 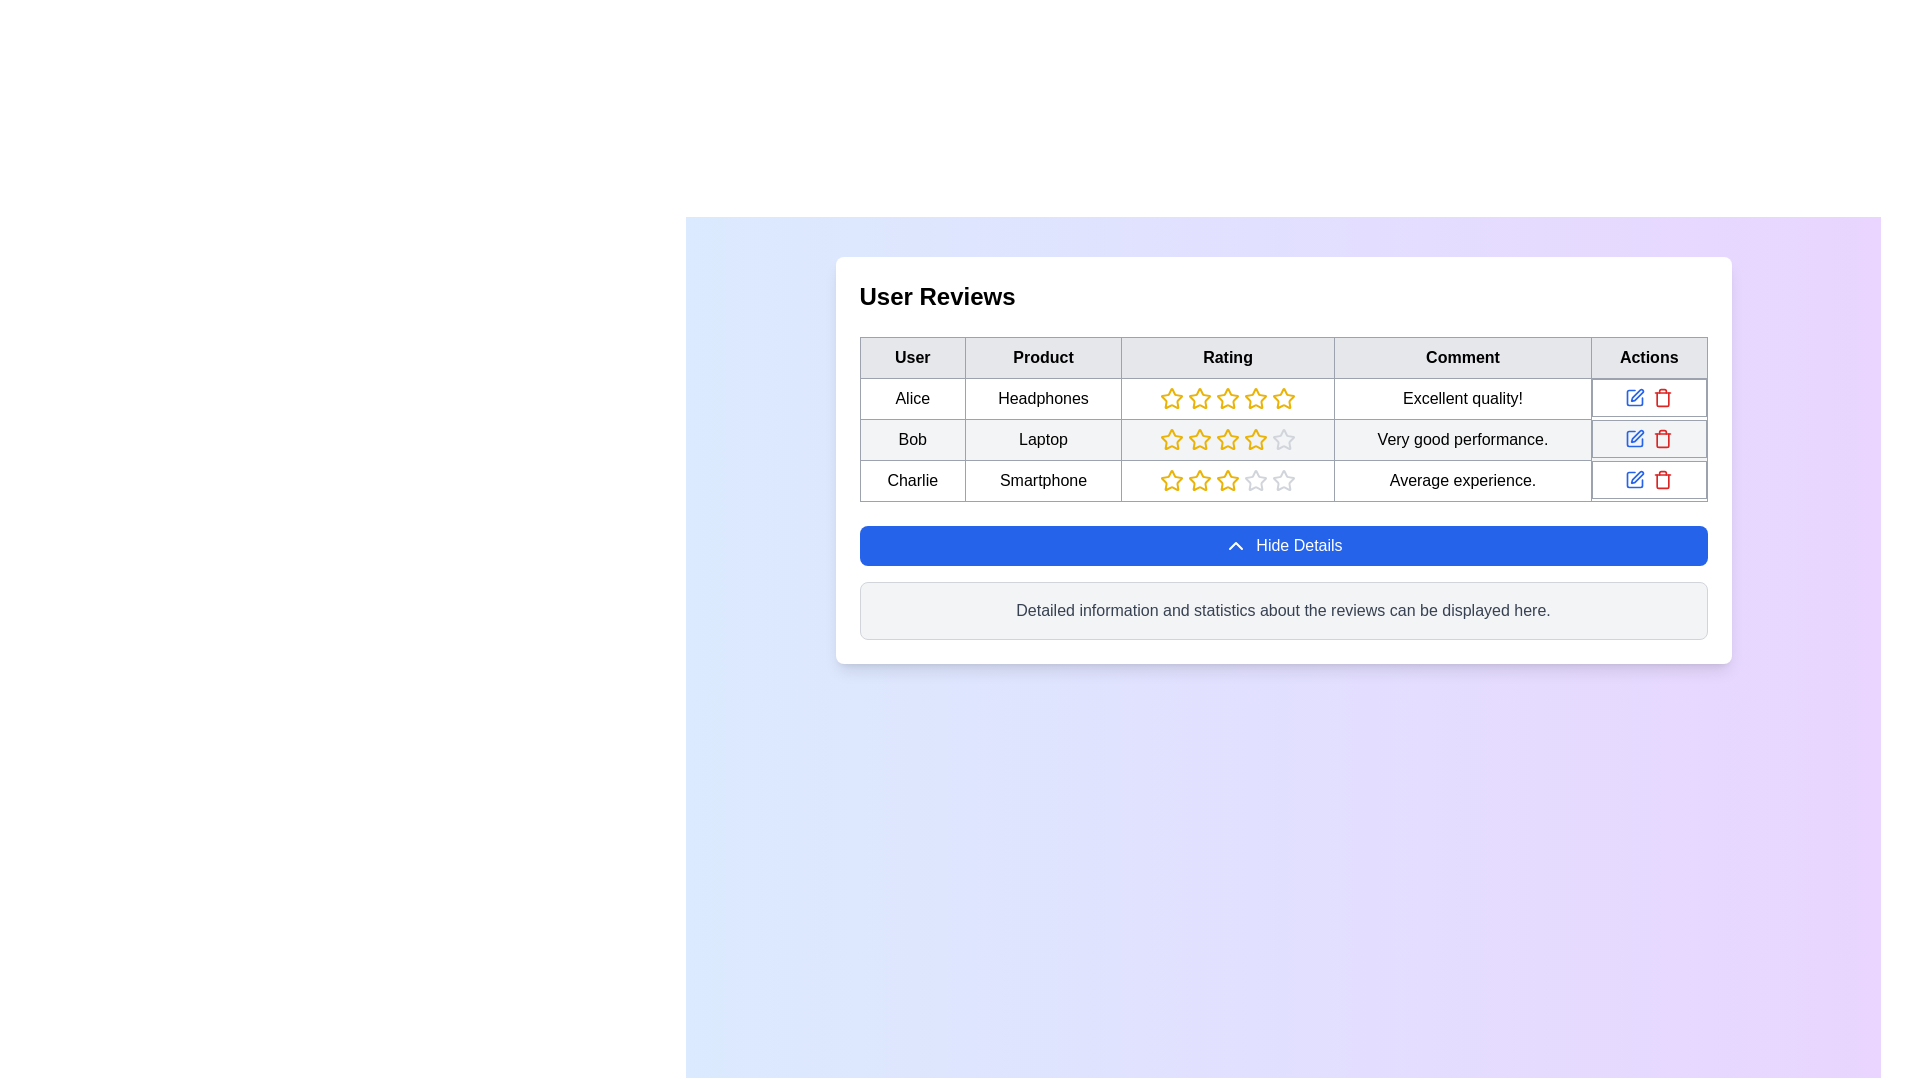 What do you see at coordinates (1255, 438) in the screenshot?
I see `the fourth star-shaped rating icon with a yellow outline in the 'Rating' column for Bob's Laptop` at bounding box center [1255, 438].